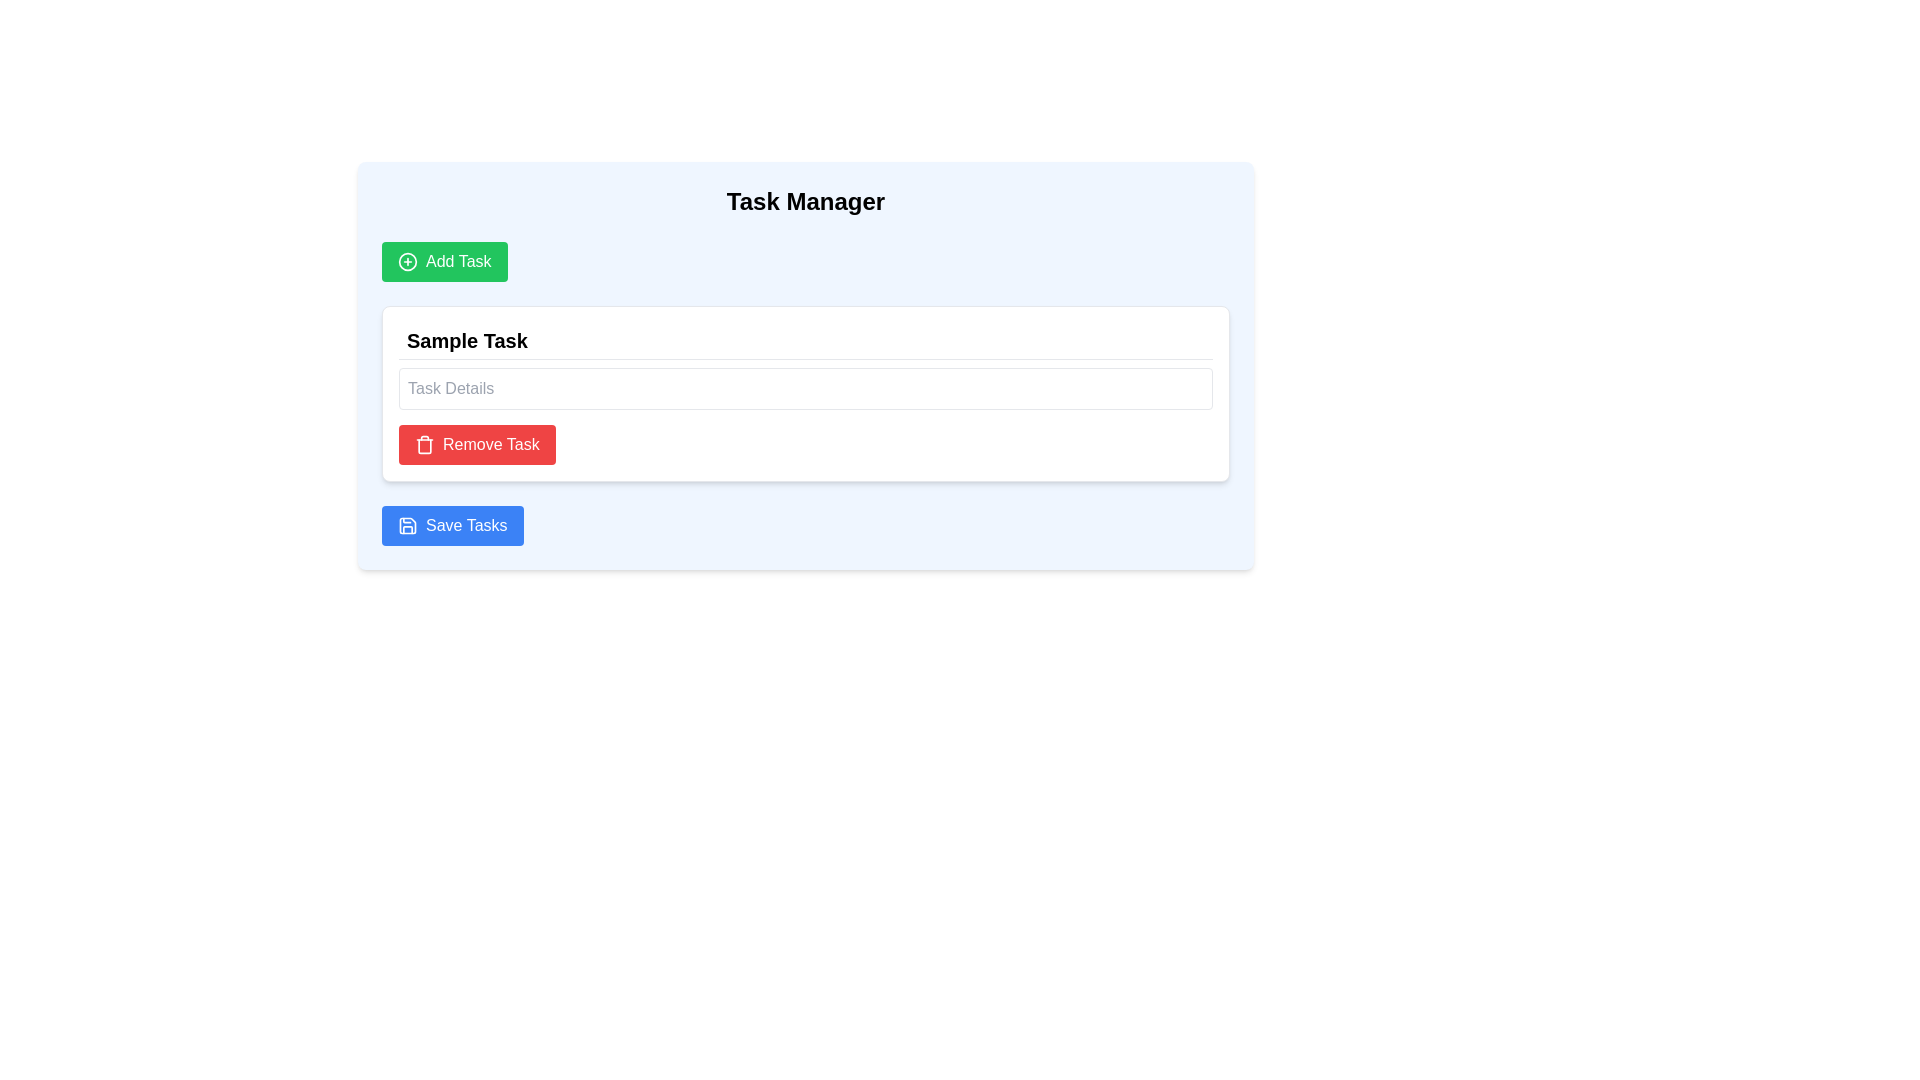 The height and width of the screenshot is (1080, 1920). What do you see at coordinates (456, 261) in the screenshot?
I see `the 'Add Task' text label within the green 'Add Task' button` at bounding box center [456, 261].